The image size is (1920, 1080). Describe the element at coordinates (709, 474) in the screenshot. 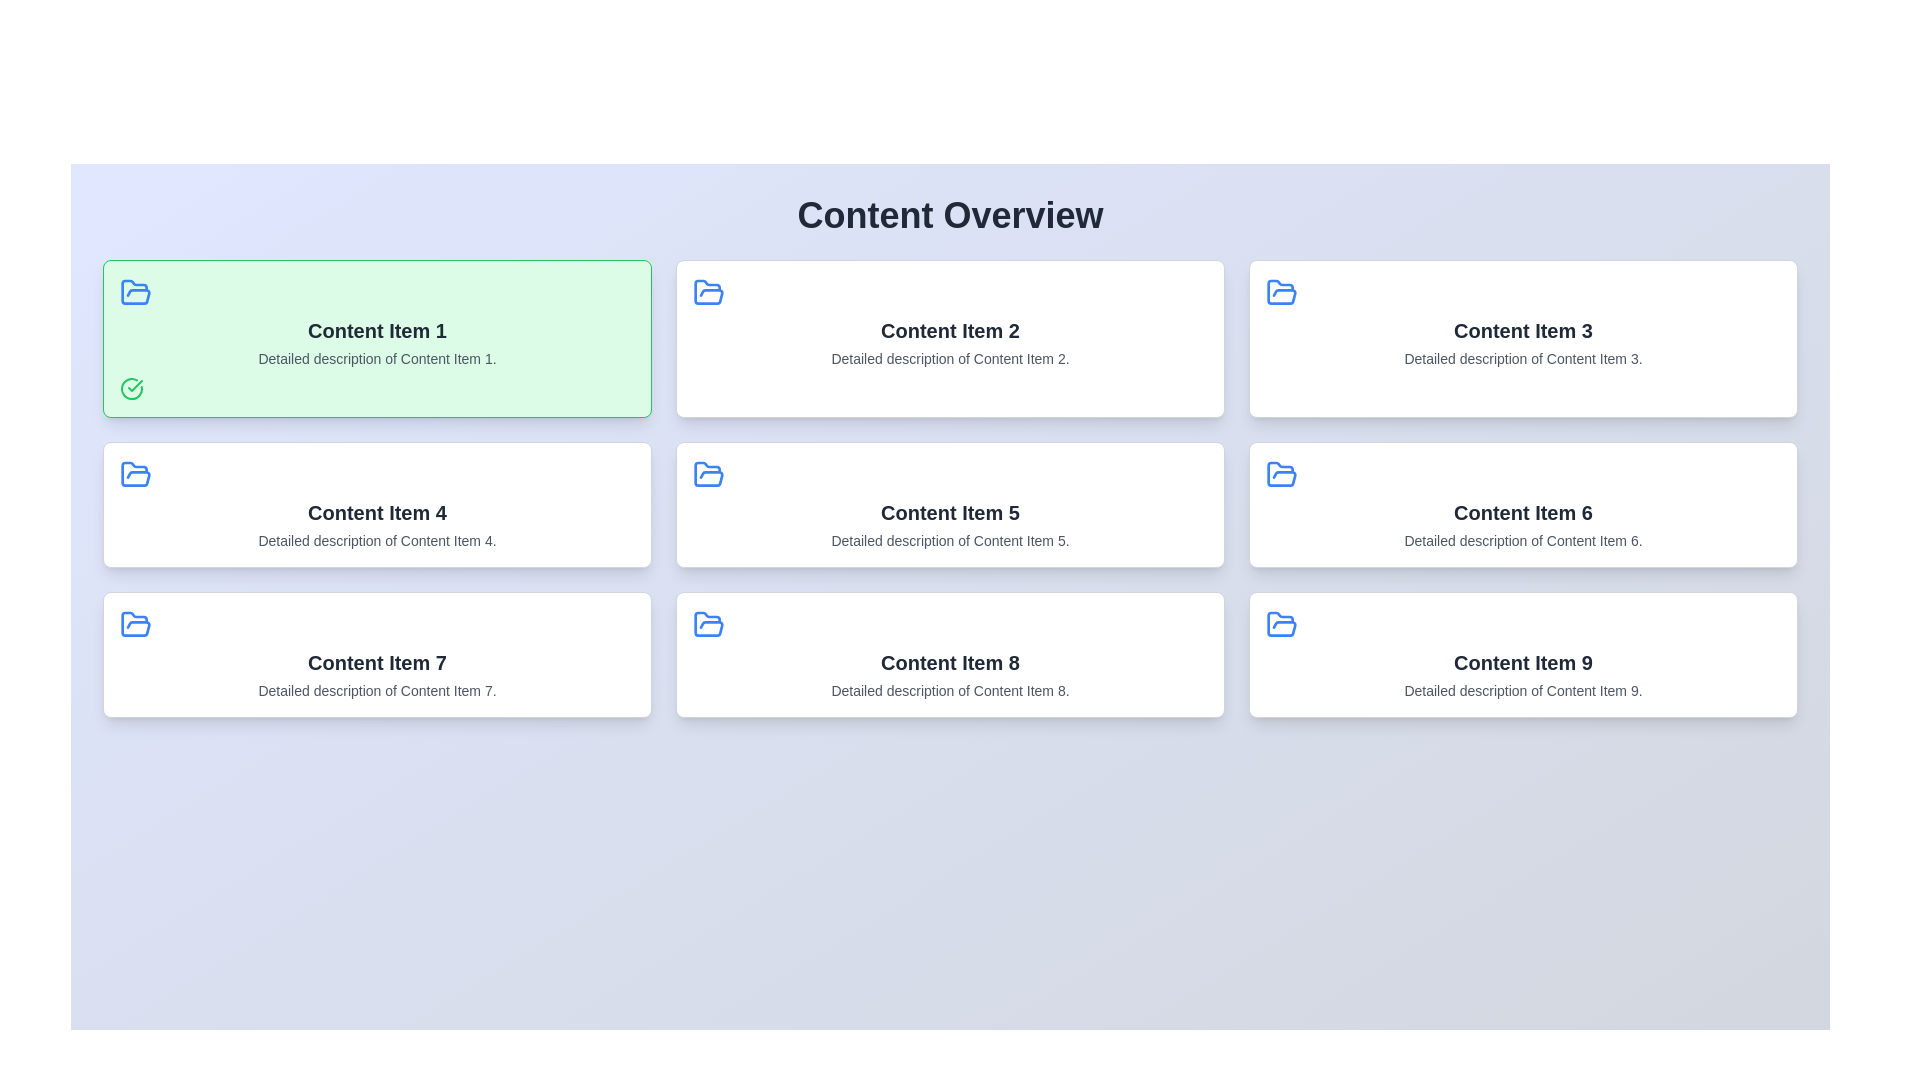

I see `open folder icon with a blue outline located in the 'Content Item 5' card, positioned in the second row and second column of the grid layout` at that location.